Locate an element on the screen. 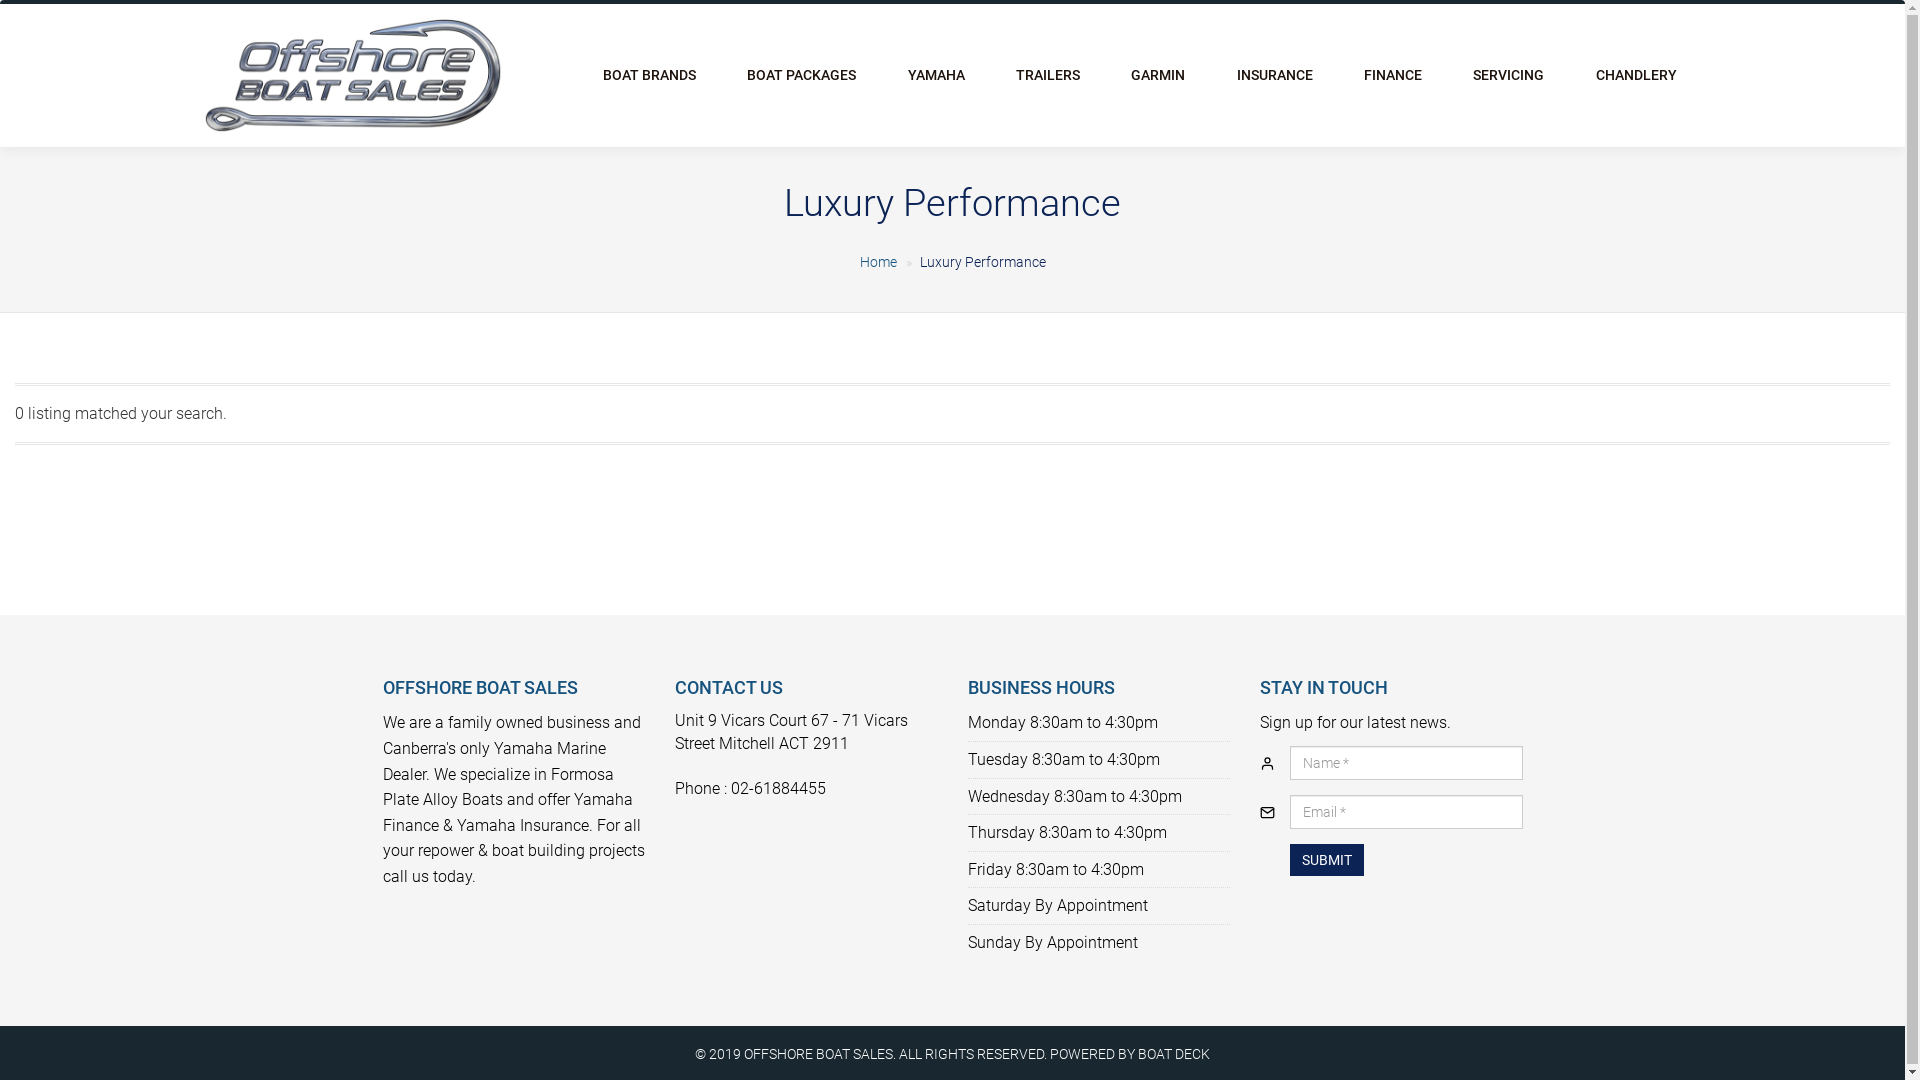 The image size is (1920, 1080). 'YAMAHA' is located at coordinates (935, 74).